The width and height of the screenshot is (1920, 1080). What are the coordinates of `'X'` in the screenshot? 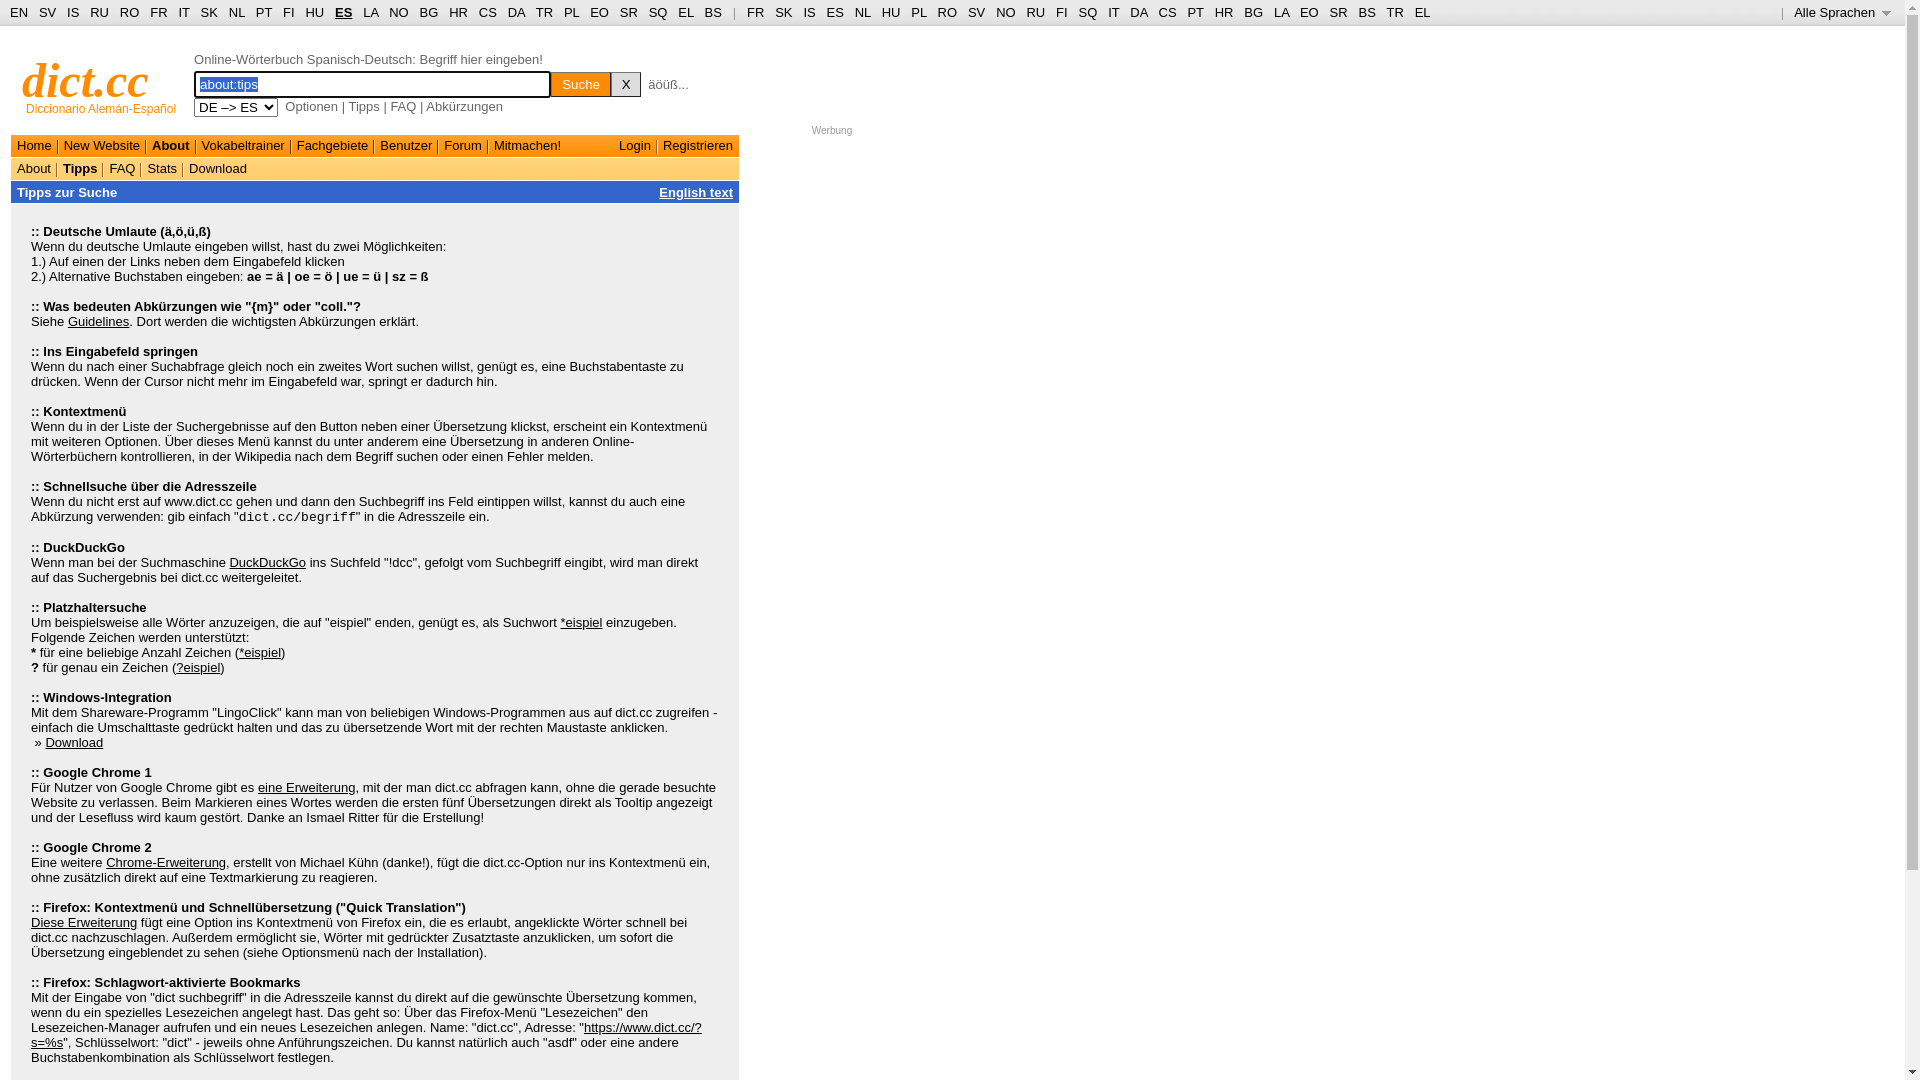 It's located at (624, 83).